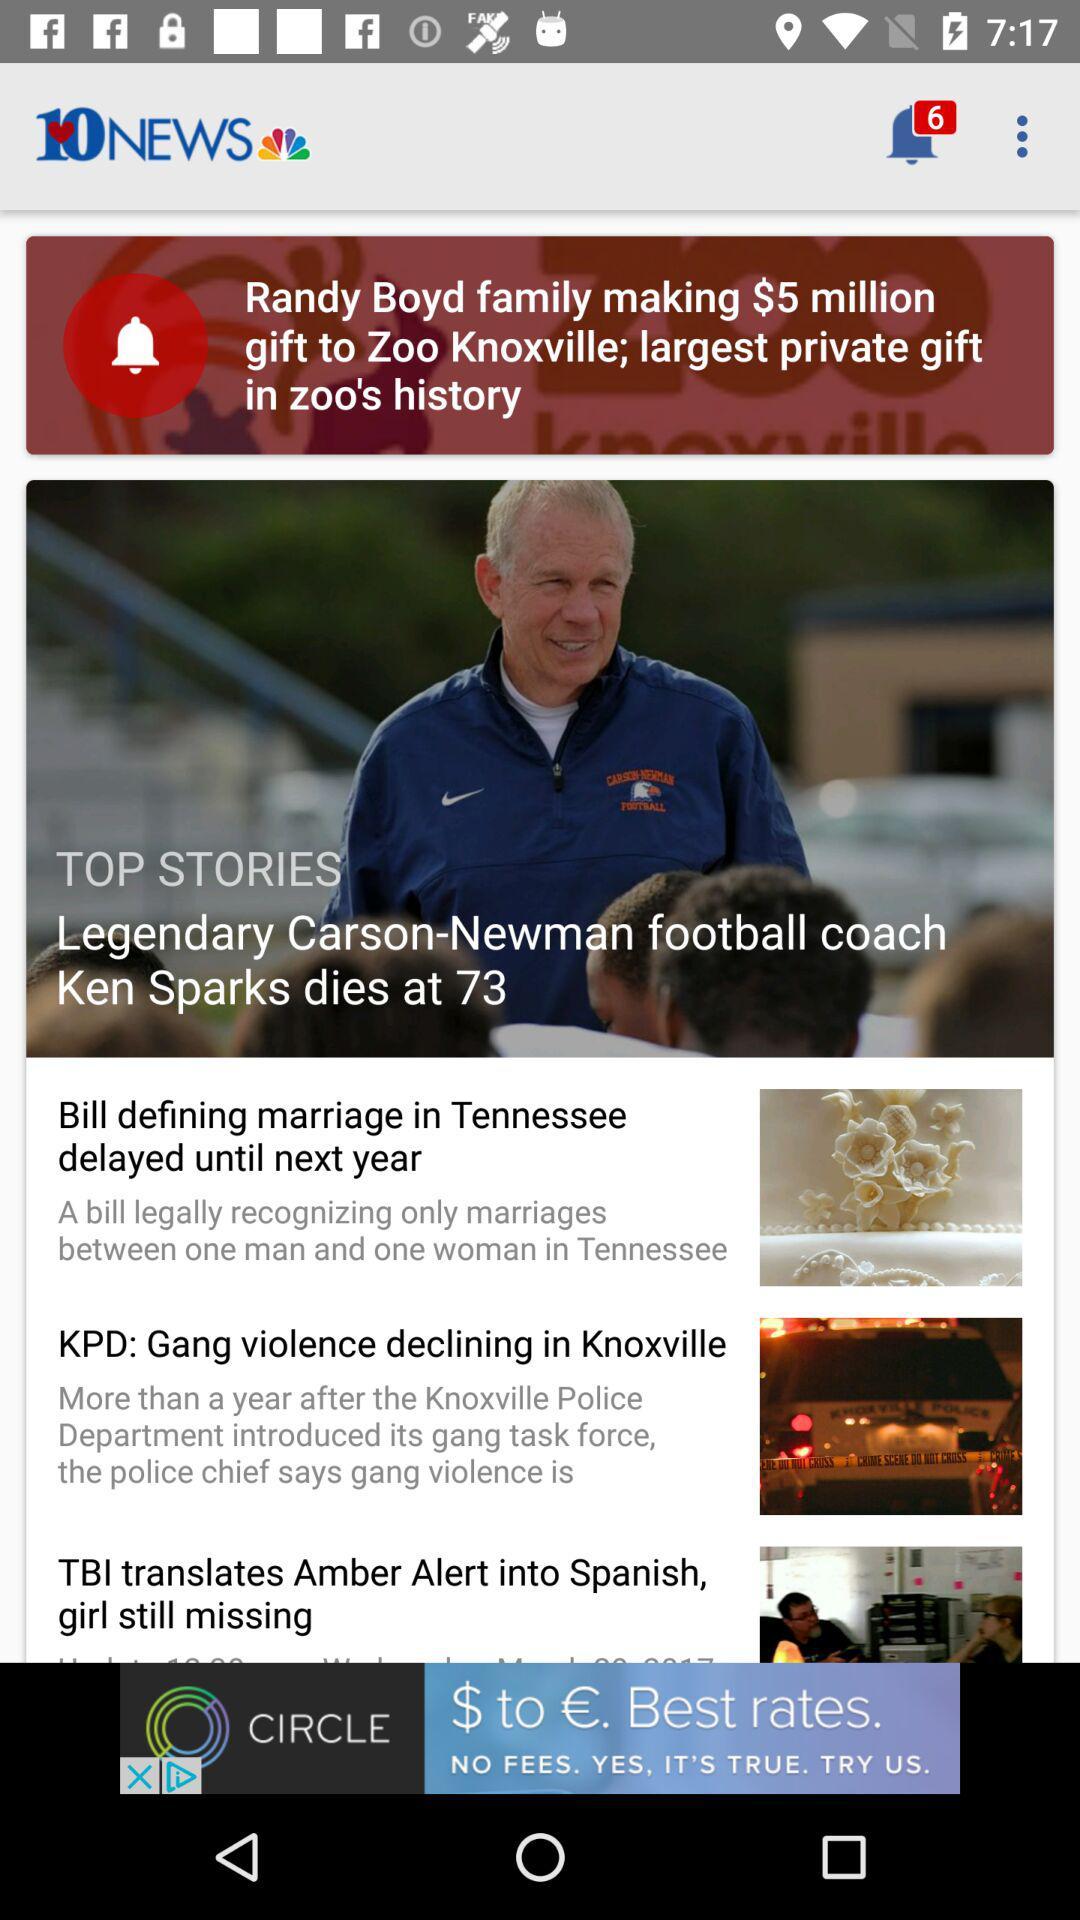  What do you see at coordinates (540, 1727) in the screenshot?
I see `advertisement` at bounding box center [540, 1727].